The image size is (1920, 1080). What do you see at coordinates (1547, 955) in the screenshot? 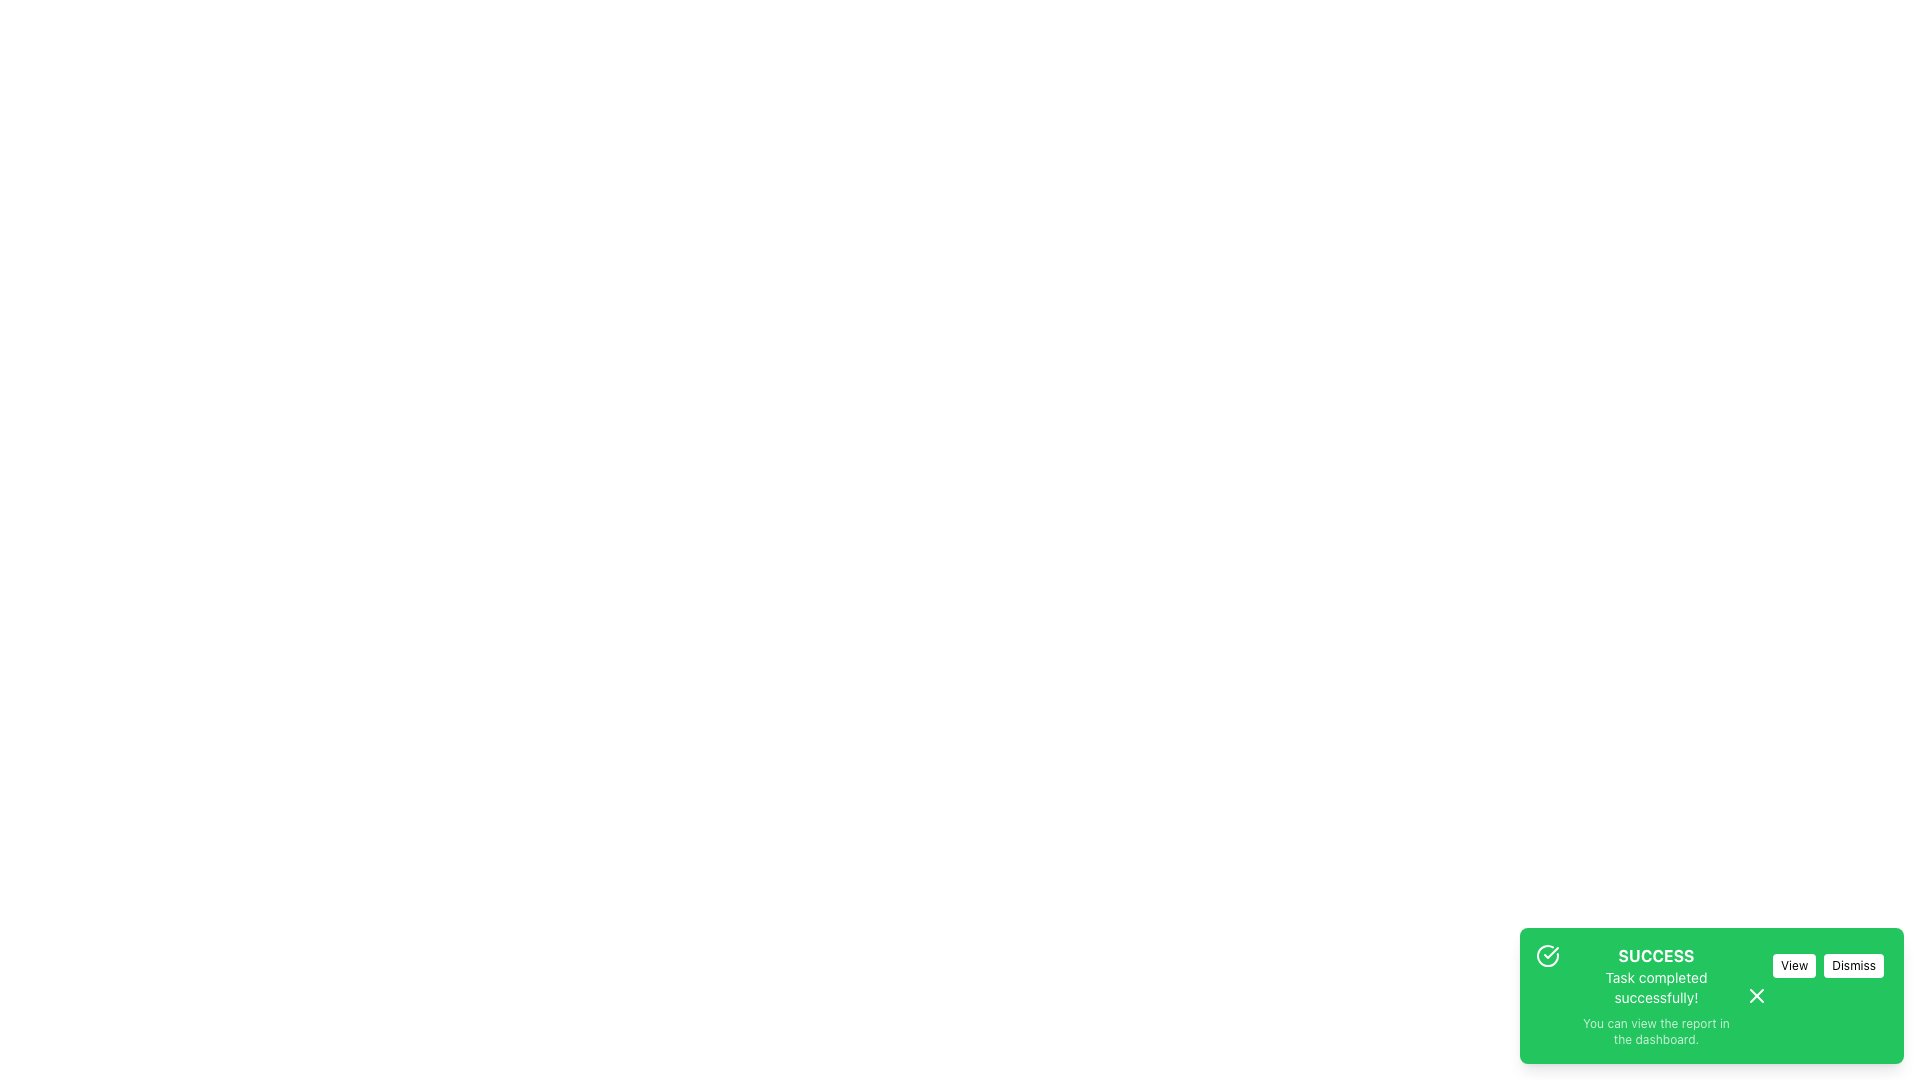
I see `the circular check icon with a green stroke, which represents success, located in the bottom-right section of the interface inside the 'SUCCESS' notification box` at bounding box center [1547, 955].